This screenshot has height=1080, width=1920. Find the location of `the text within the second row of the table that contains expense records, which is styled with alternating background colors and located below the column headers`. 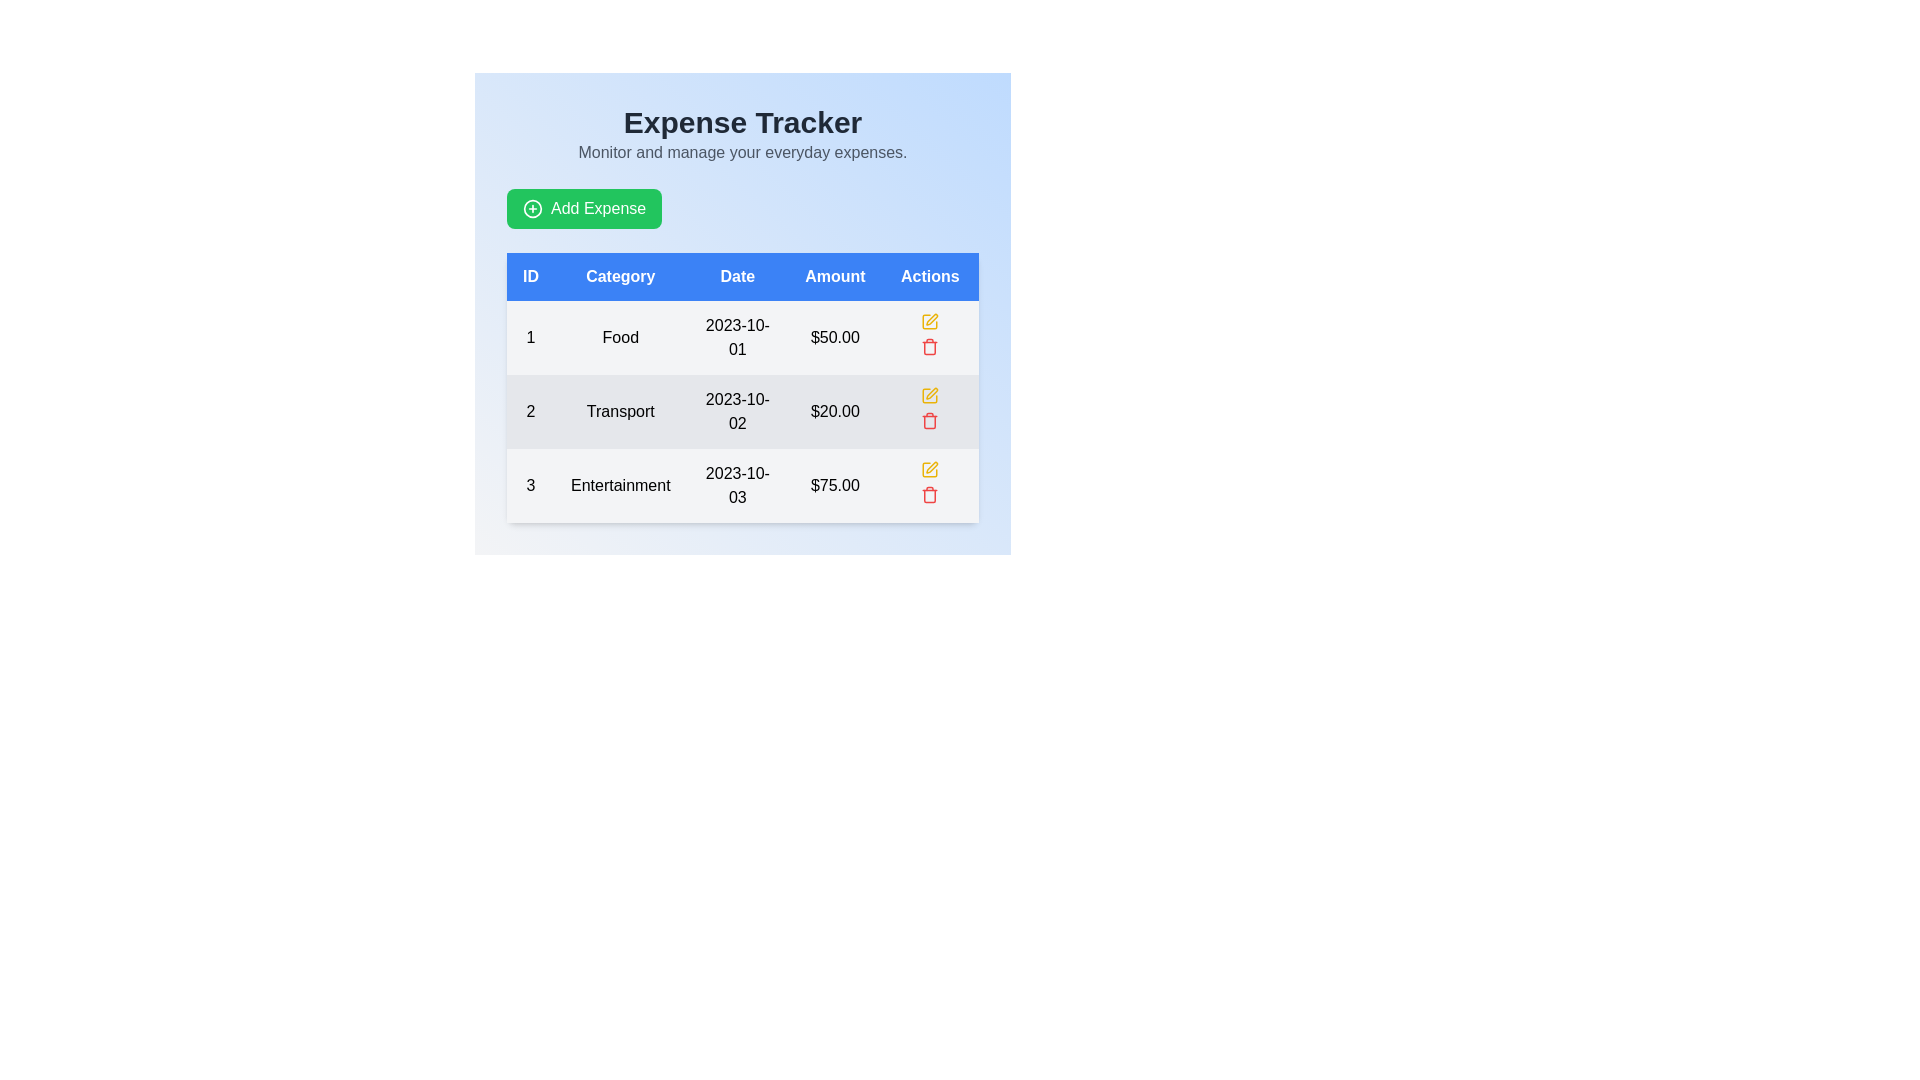

the text within the second row of the table that contains expense records, which is styled with alternating background colors and located below the column headers is located at coordinates (742, 388).